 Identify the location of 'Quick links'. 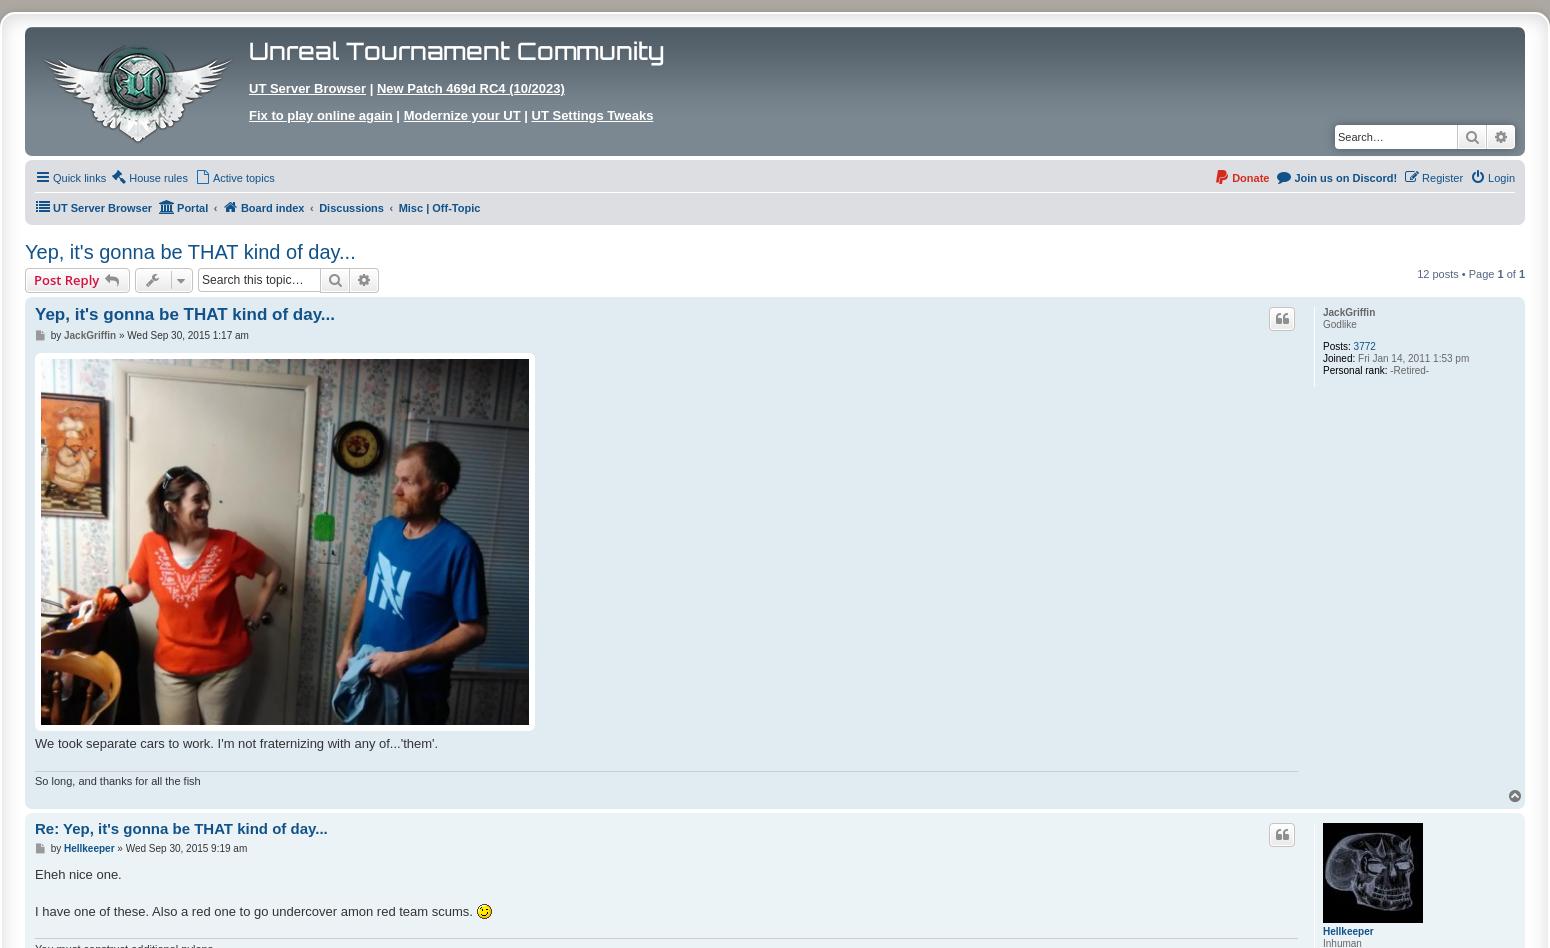
(79, 177).